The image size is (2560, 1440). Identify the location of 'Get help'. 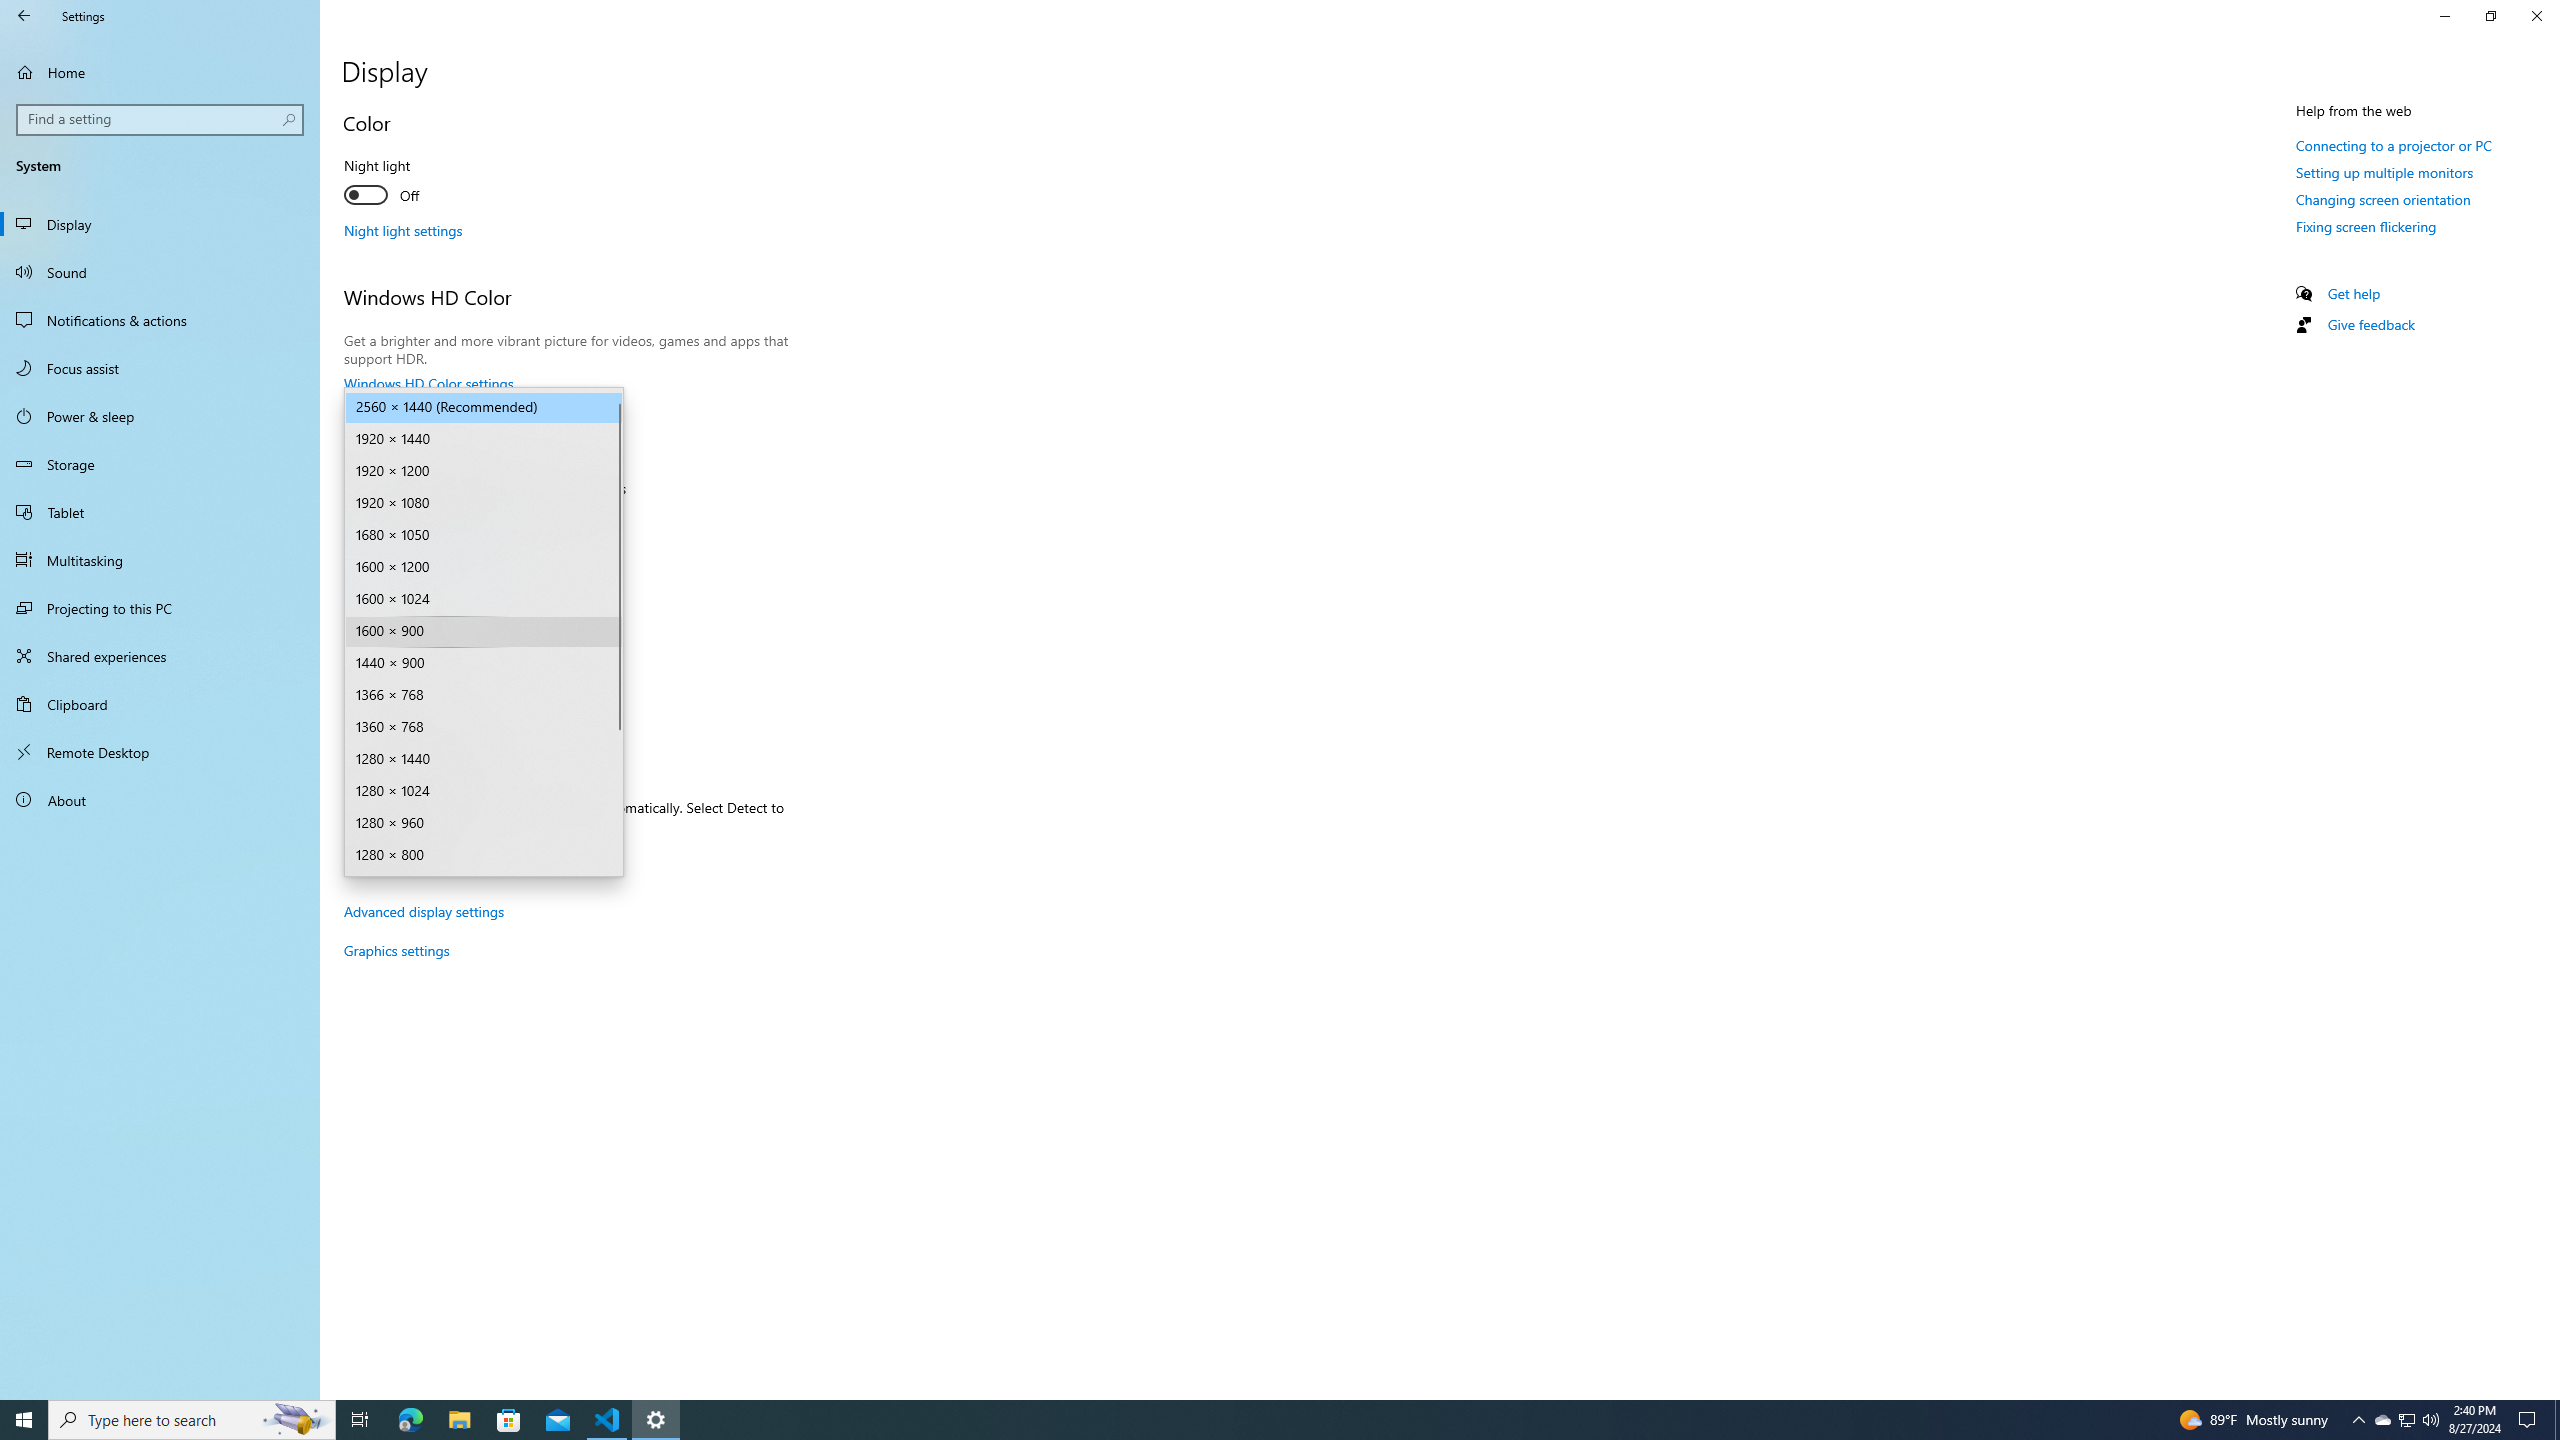
(2352, 292).